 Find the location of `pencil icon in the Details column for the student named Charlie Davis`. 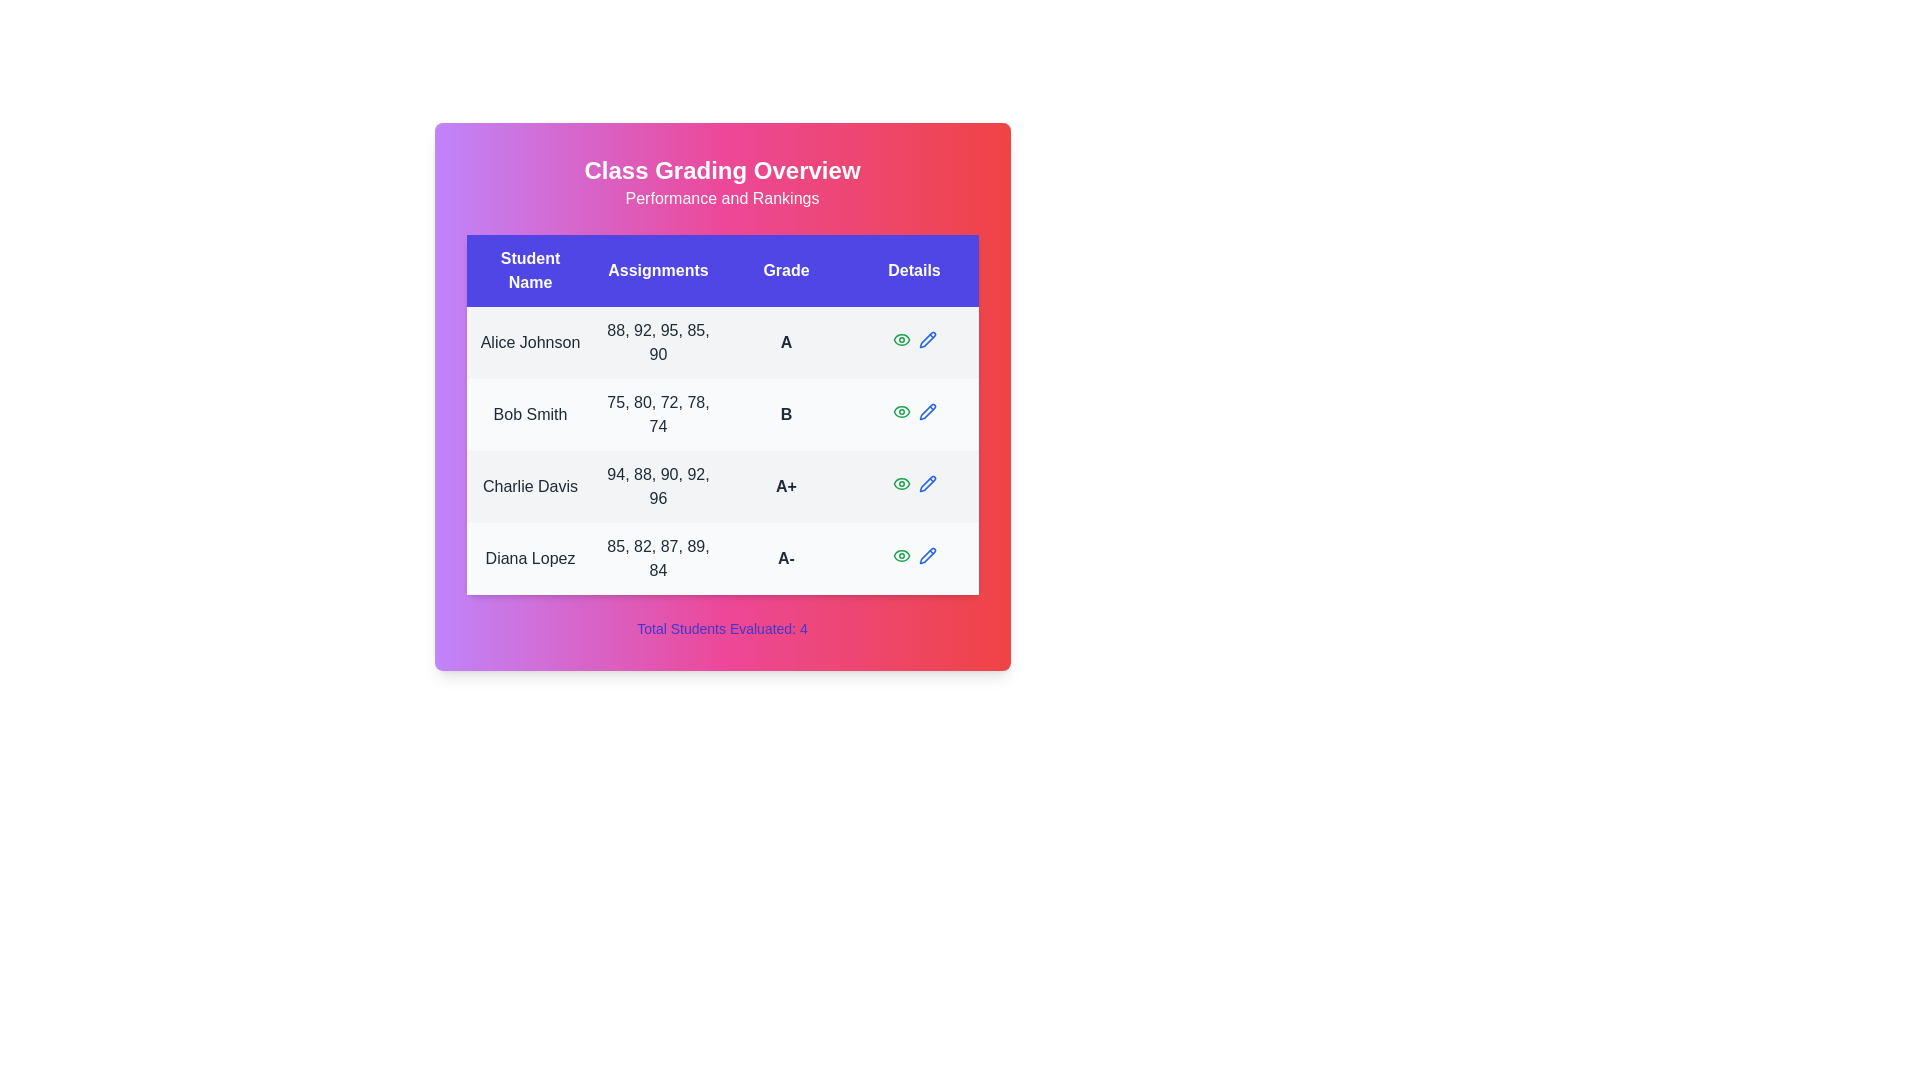

pencil icon in the Details column for the student named Charlie Davis is located at coordinates (926, 483).